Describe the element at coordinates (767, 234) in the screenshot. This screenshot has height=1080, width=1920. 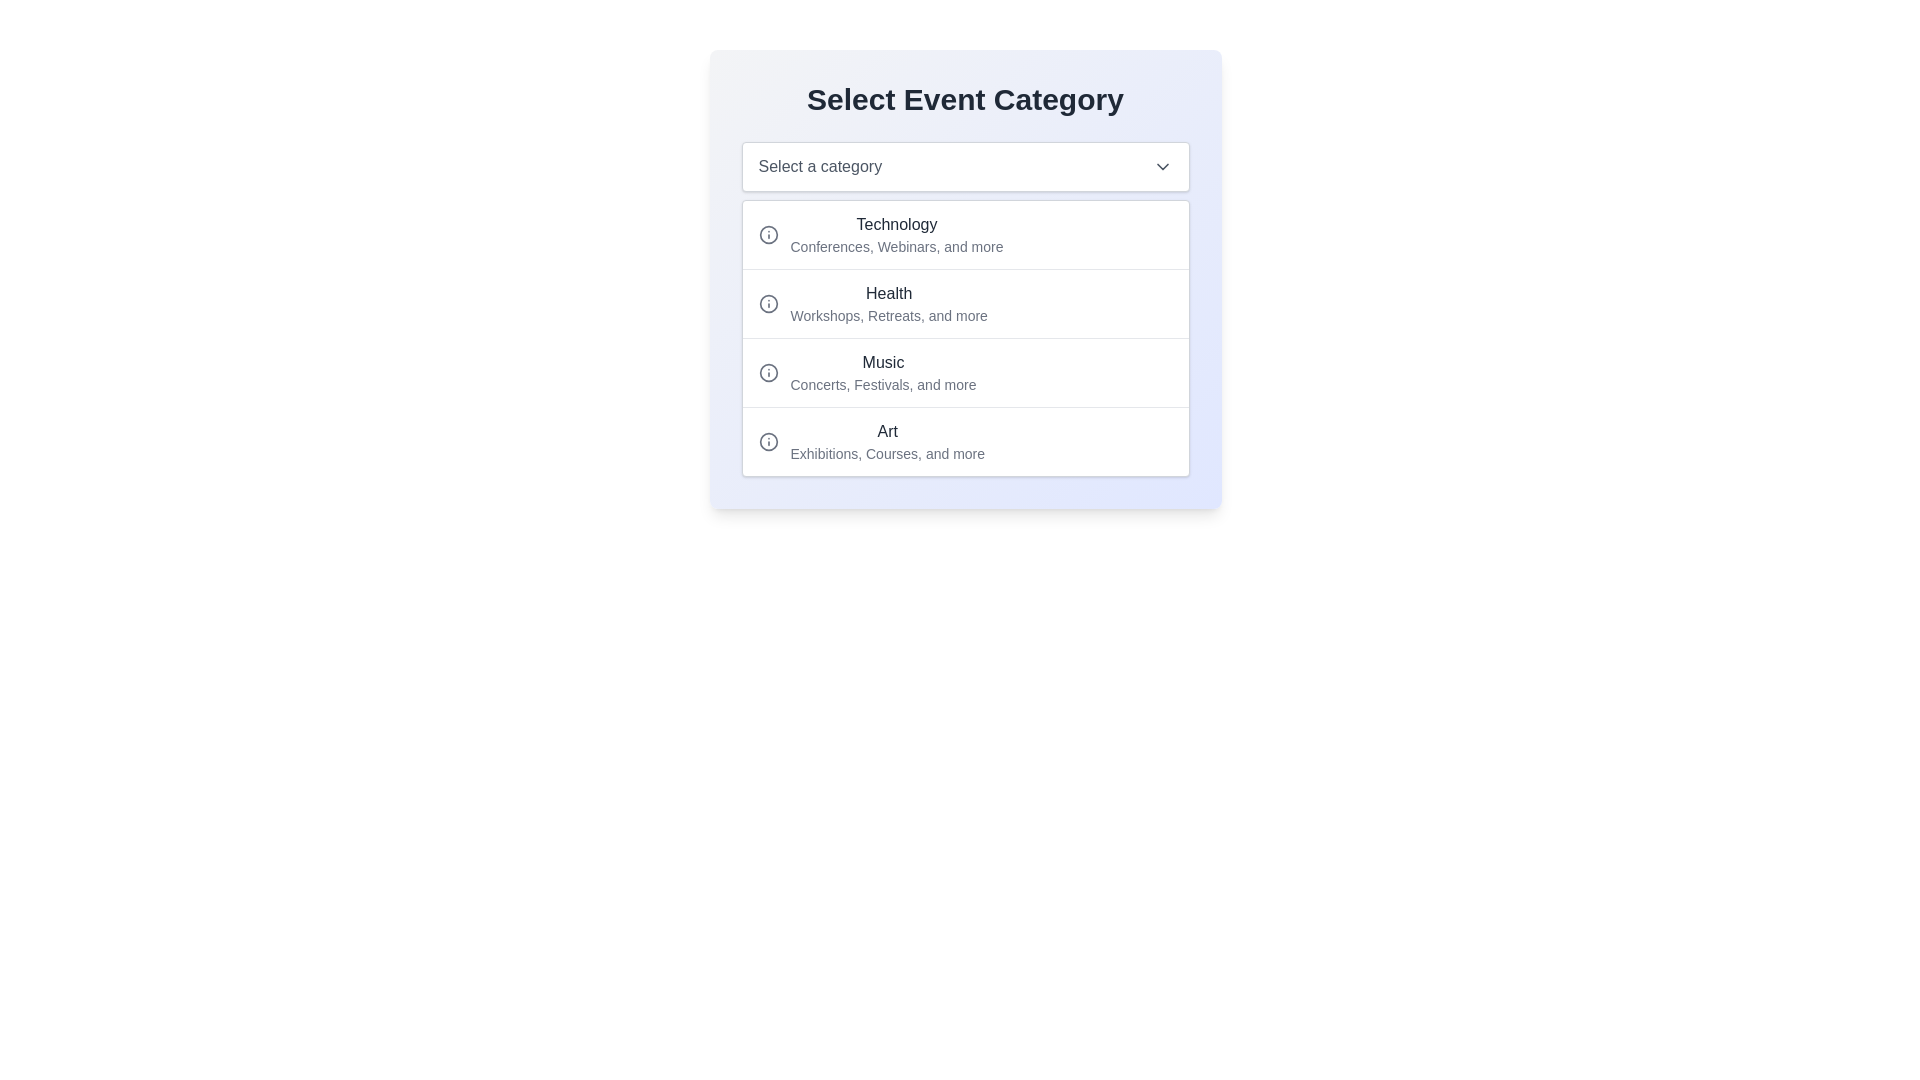
I see `the circular gray information icon located to the left of the 'Technology' heading in the dropdown panel labeled 'Select Event Category'` at that location.